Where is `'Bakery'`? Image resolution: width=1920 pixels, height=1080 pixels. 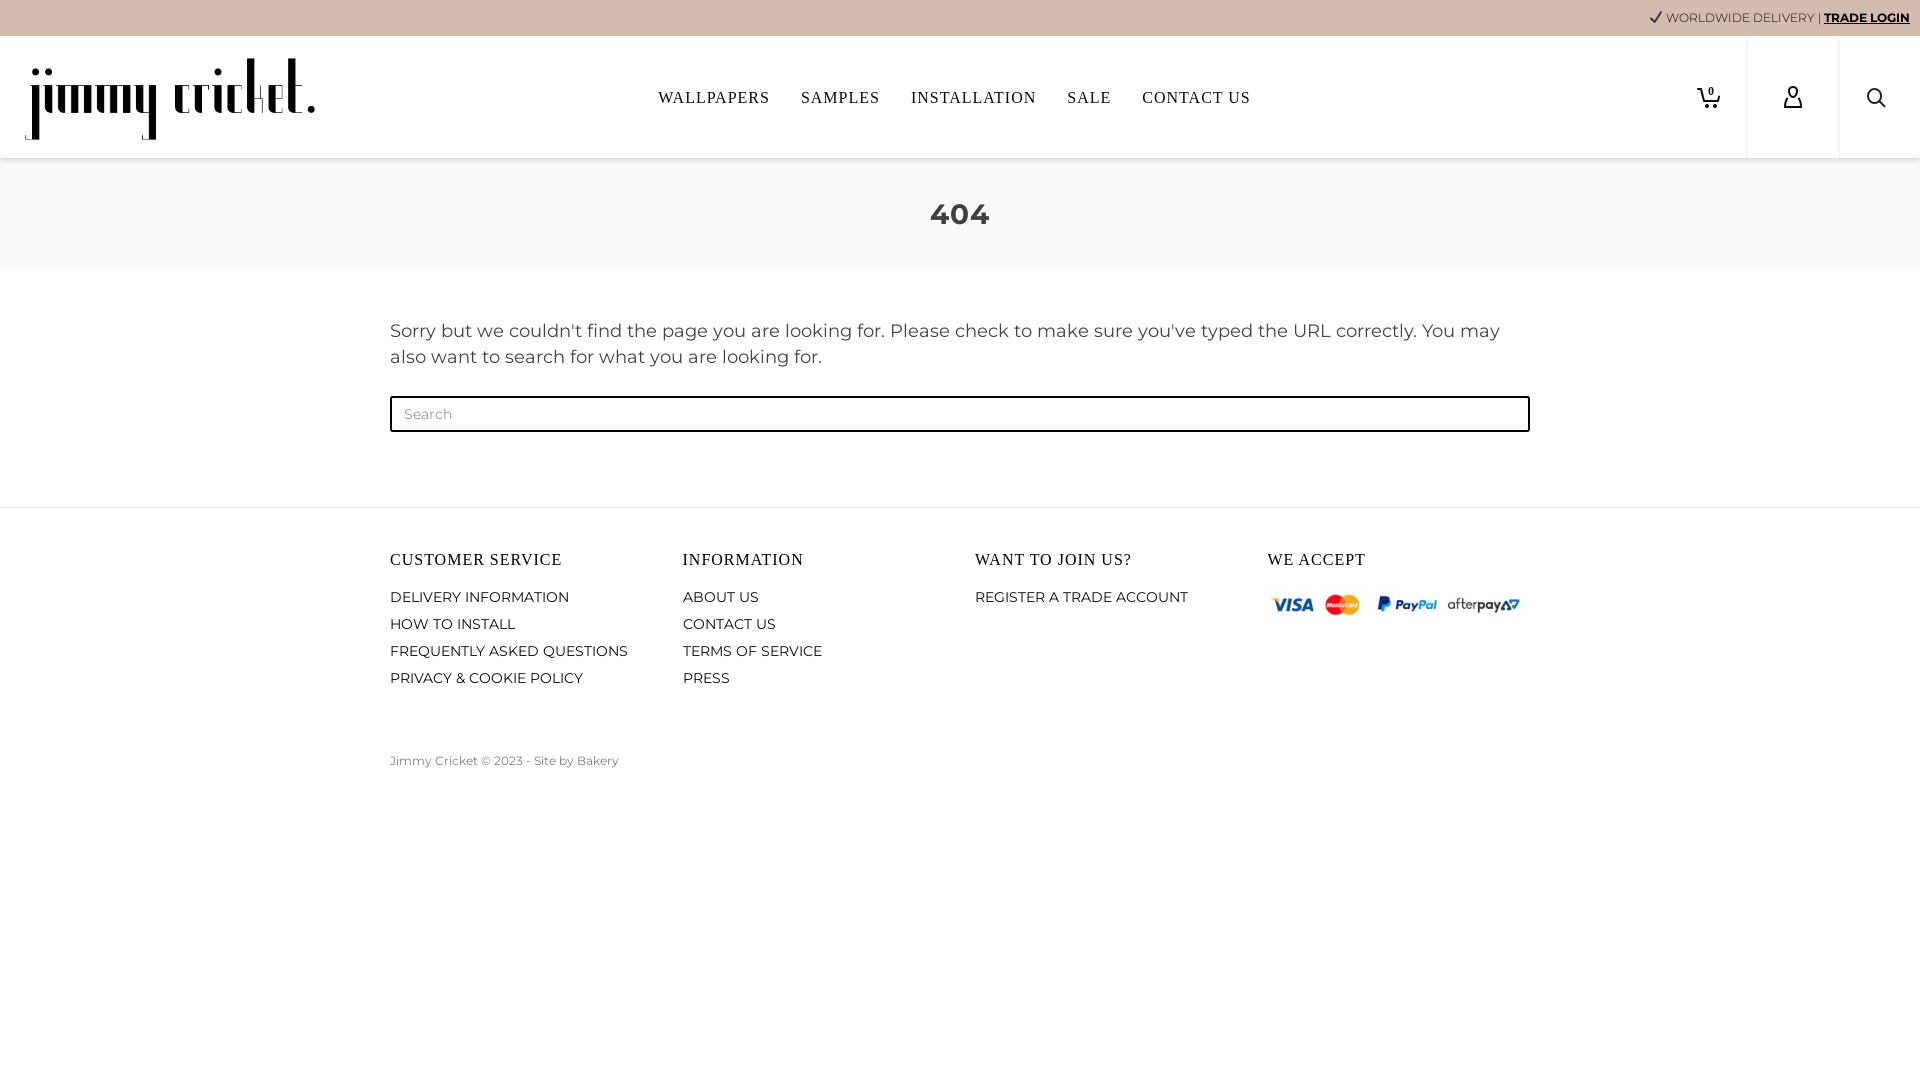 'Bakery' is located at coordinates (597, 760).